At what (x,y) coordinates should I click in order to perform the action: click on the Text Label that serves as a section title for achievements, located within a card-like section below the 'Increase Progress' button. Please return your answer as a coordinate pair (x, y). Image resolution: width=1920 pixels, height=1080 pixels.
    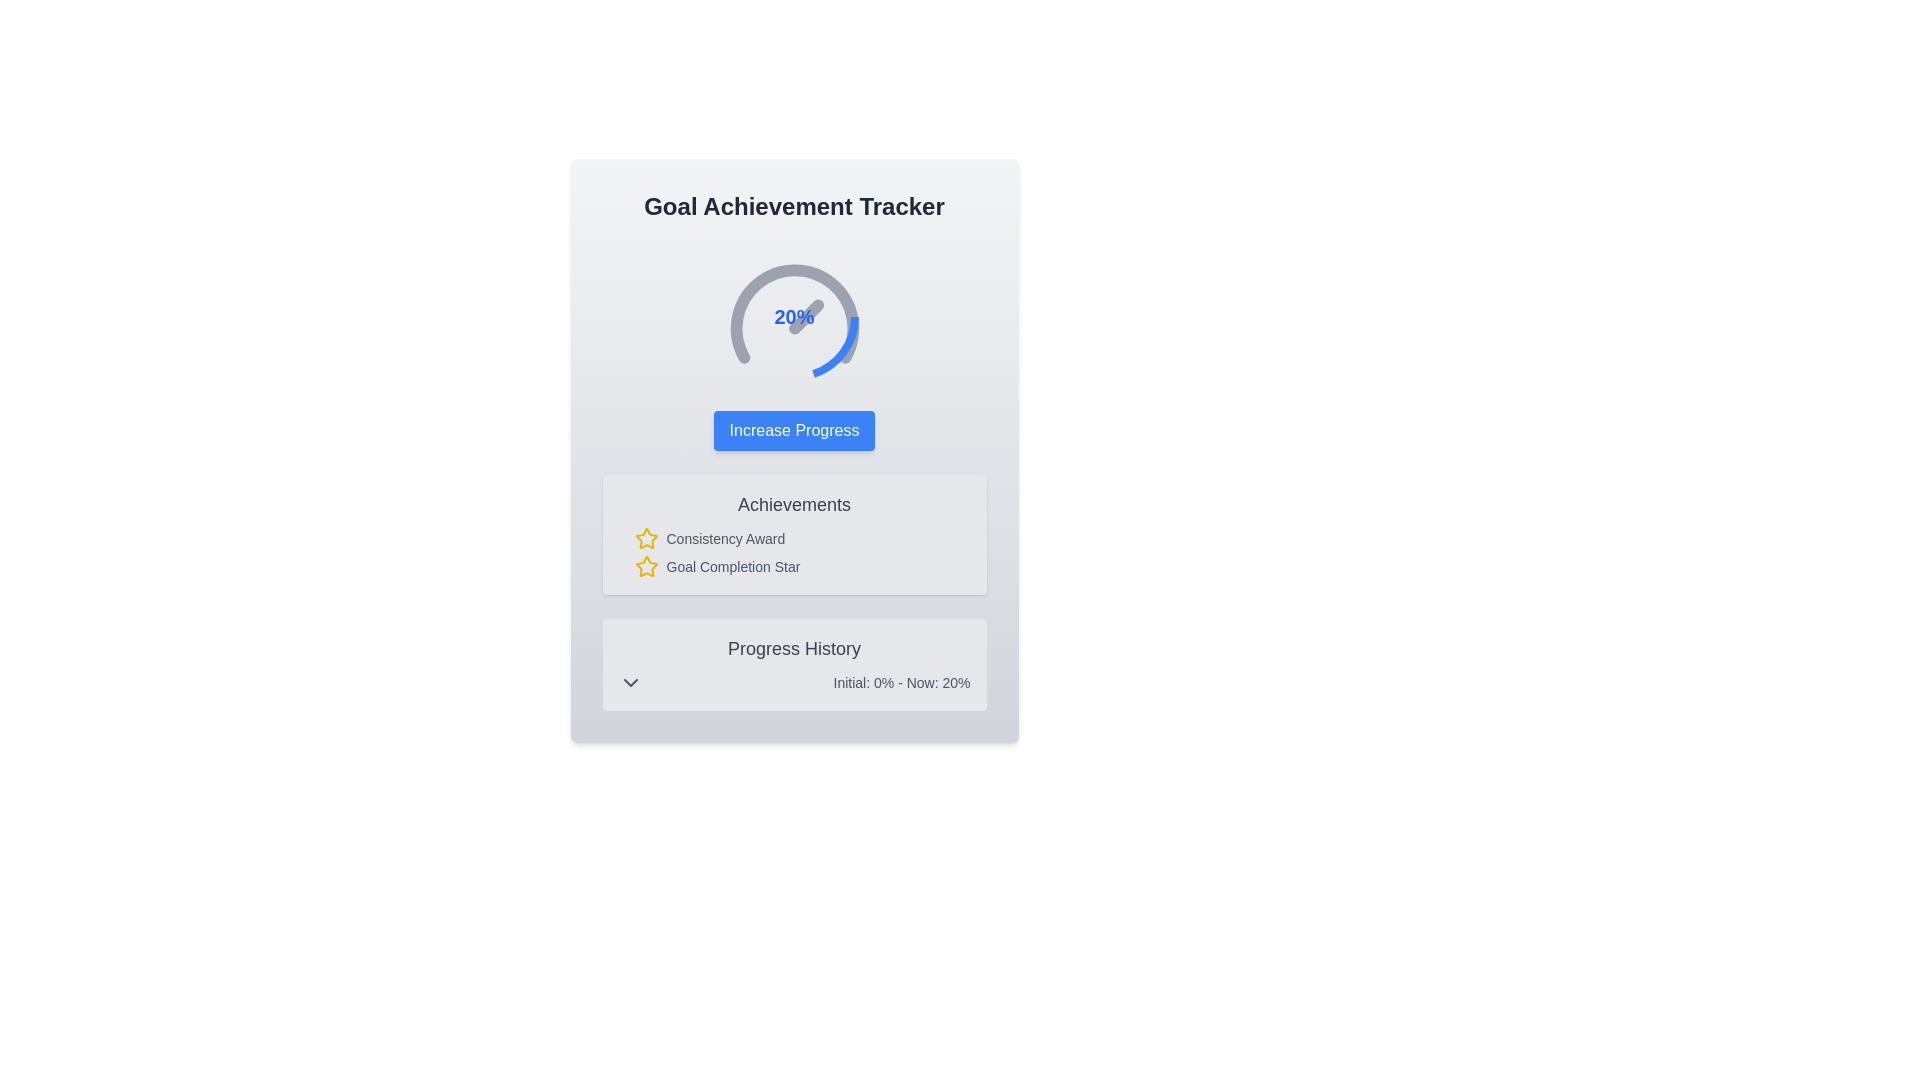
    Looking at the image, I should click on (793, 504).